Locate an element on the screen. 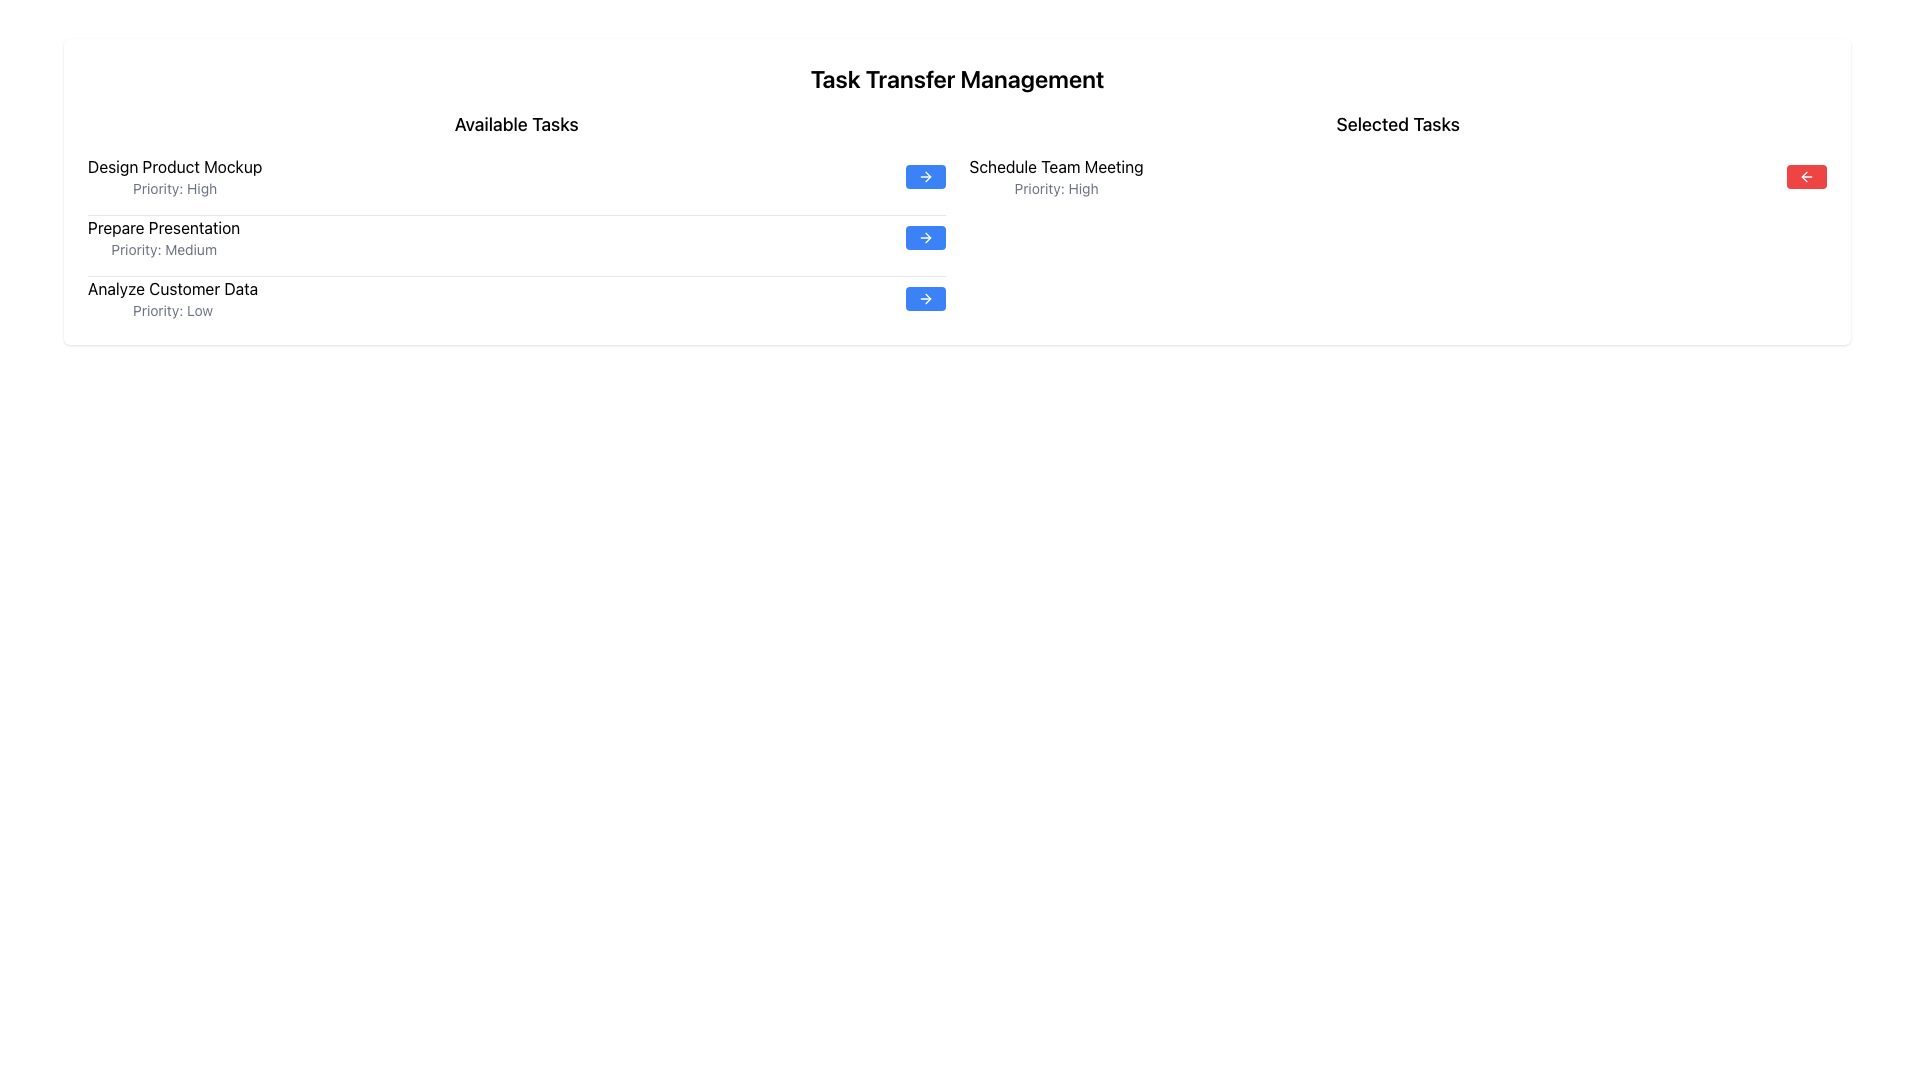 This screenshot has width=1920, height=1080. the rightward arrow icon within the blue button on the right side of the 'Schedule Team Meeting' task row in the 'Available Tasks' section to initiate task transfer is located at coordinates (924, 176).